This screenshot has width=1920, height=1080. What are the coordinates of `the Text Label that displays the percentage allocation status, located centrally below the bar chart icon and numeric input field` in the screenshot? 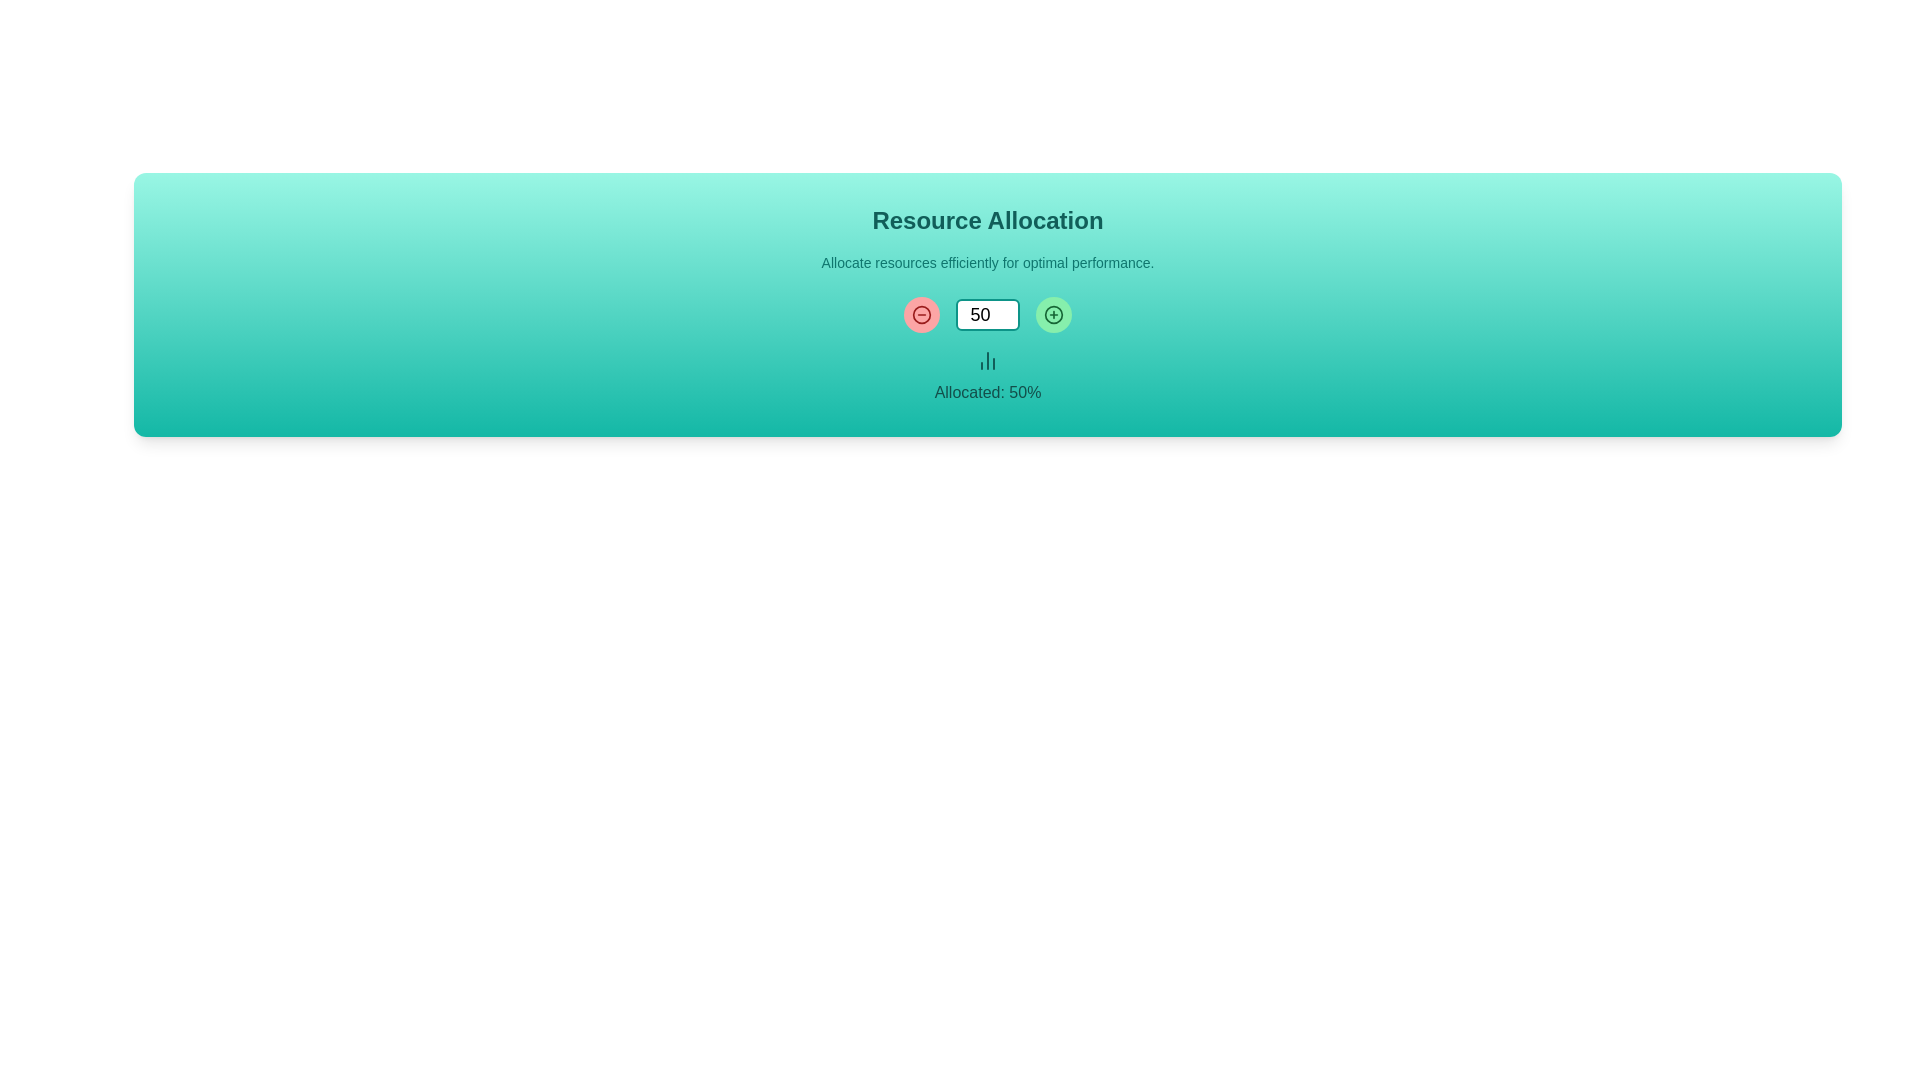 It's located at (988, 377).